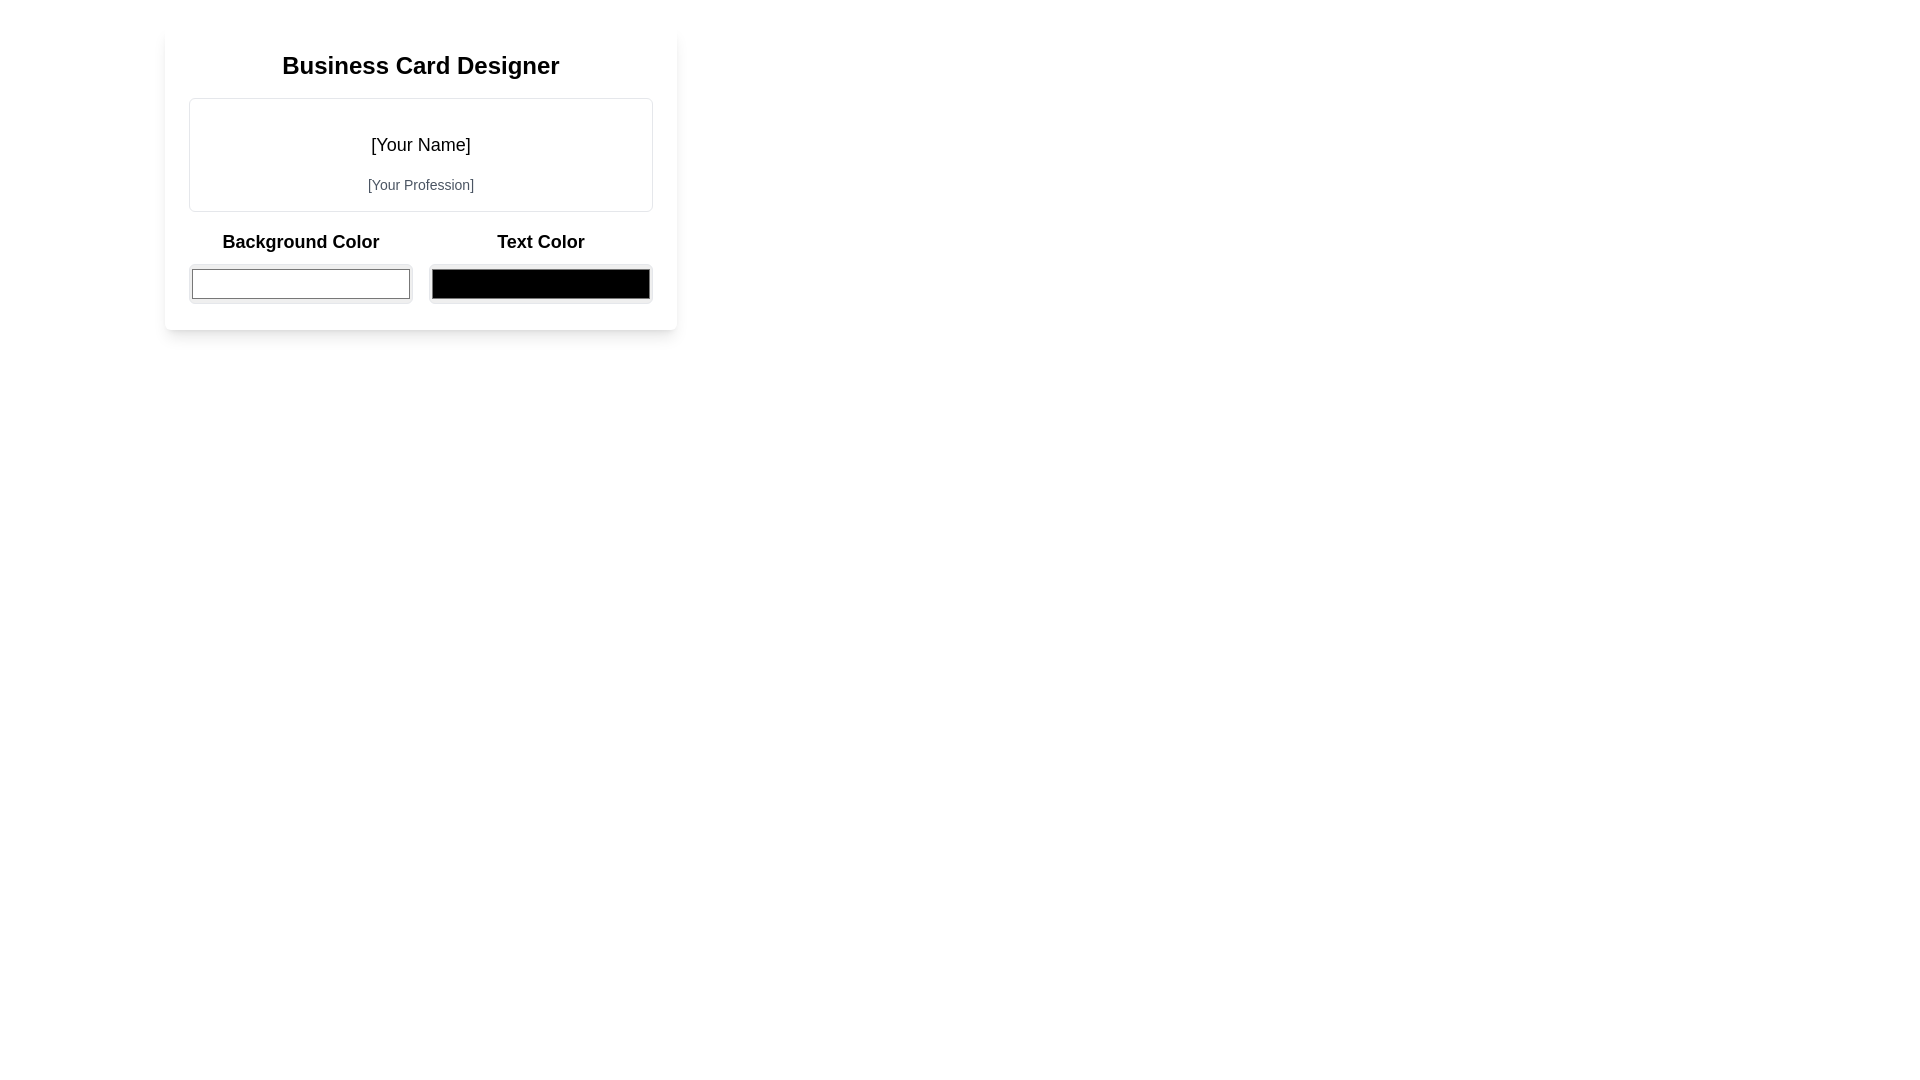 Image resolution: width=1920 pixels, height=1080 pixels. Describe the element at coordinates (420, 64) in the screenshot. I see `header text element displaying 'Business Card Designer' located at the top of the card-like section` at that location.